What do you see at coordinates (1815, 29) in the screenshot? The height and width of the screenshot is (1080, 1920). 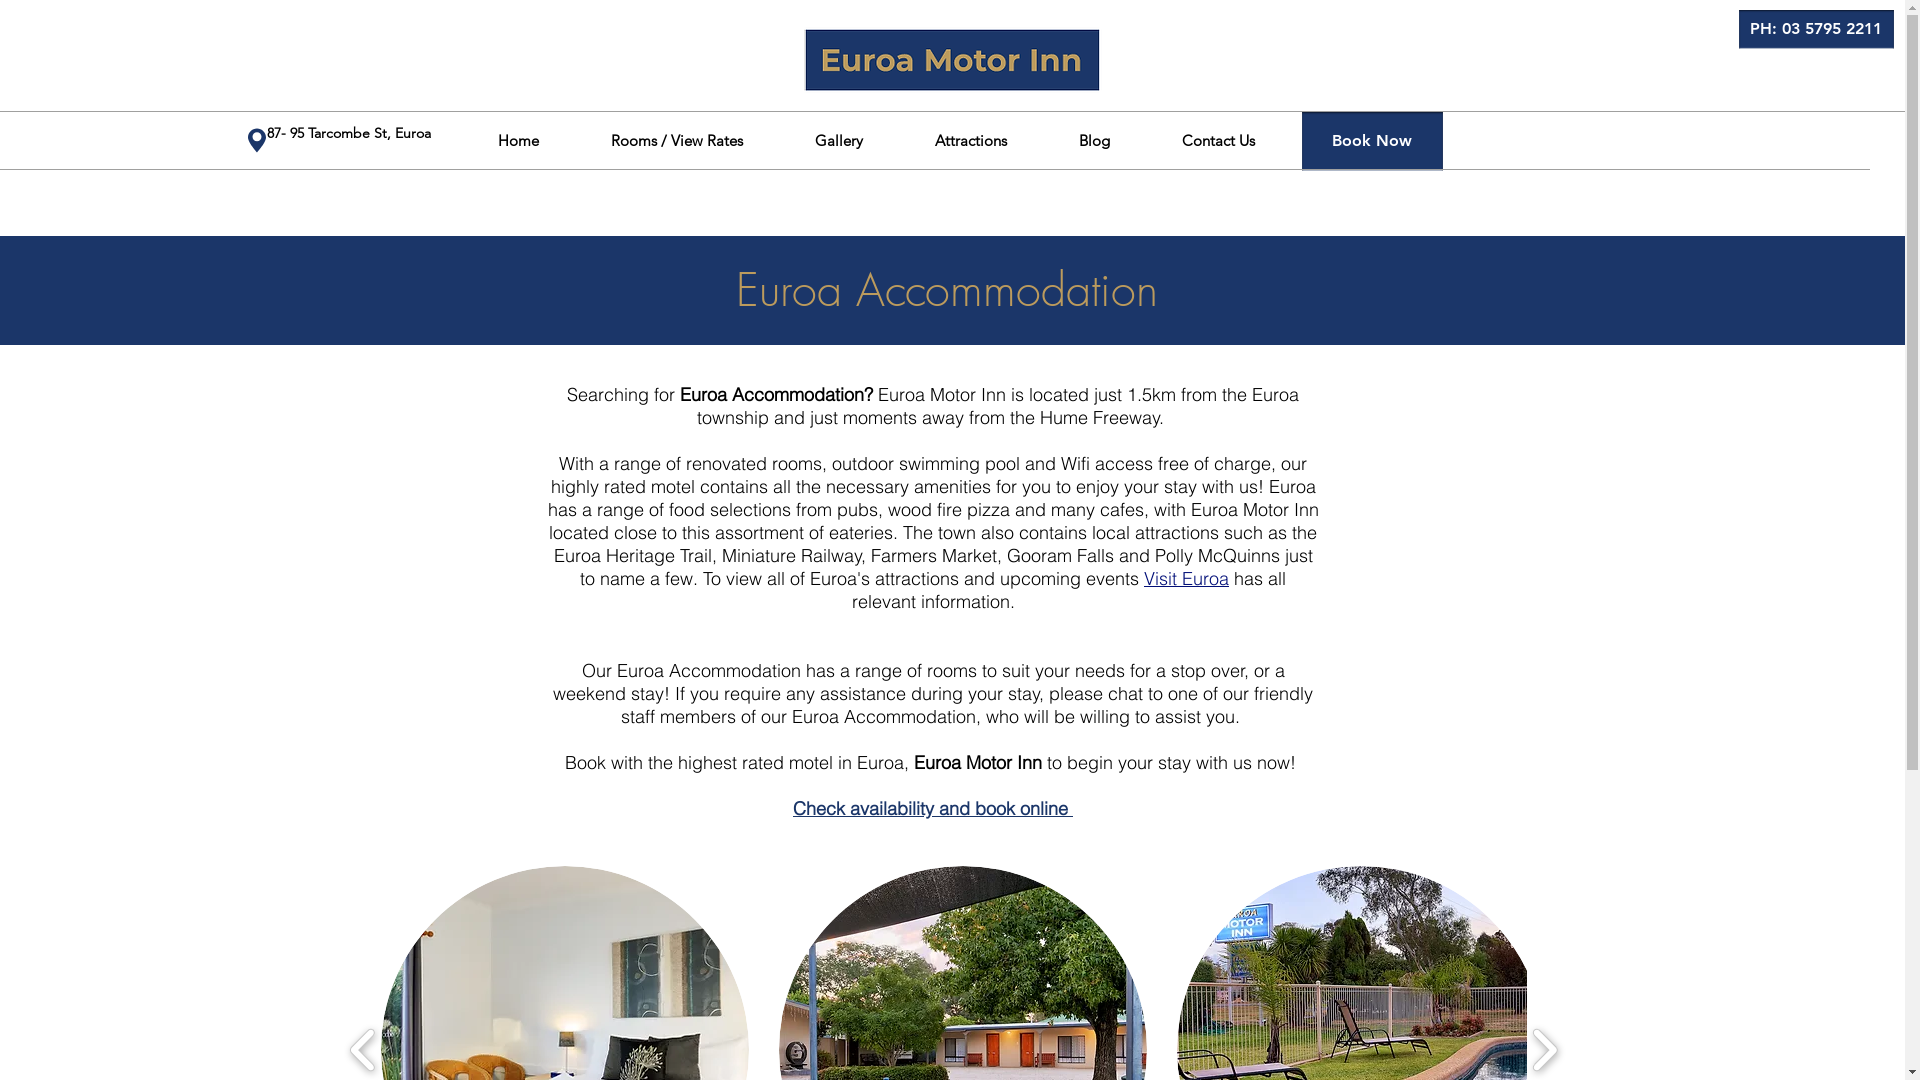 I see `'PH: 03 5795 2211'` at bounding box center [1815, 29].